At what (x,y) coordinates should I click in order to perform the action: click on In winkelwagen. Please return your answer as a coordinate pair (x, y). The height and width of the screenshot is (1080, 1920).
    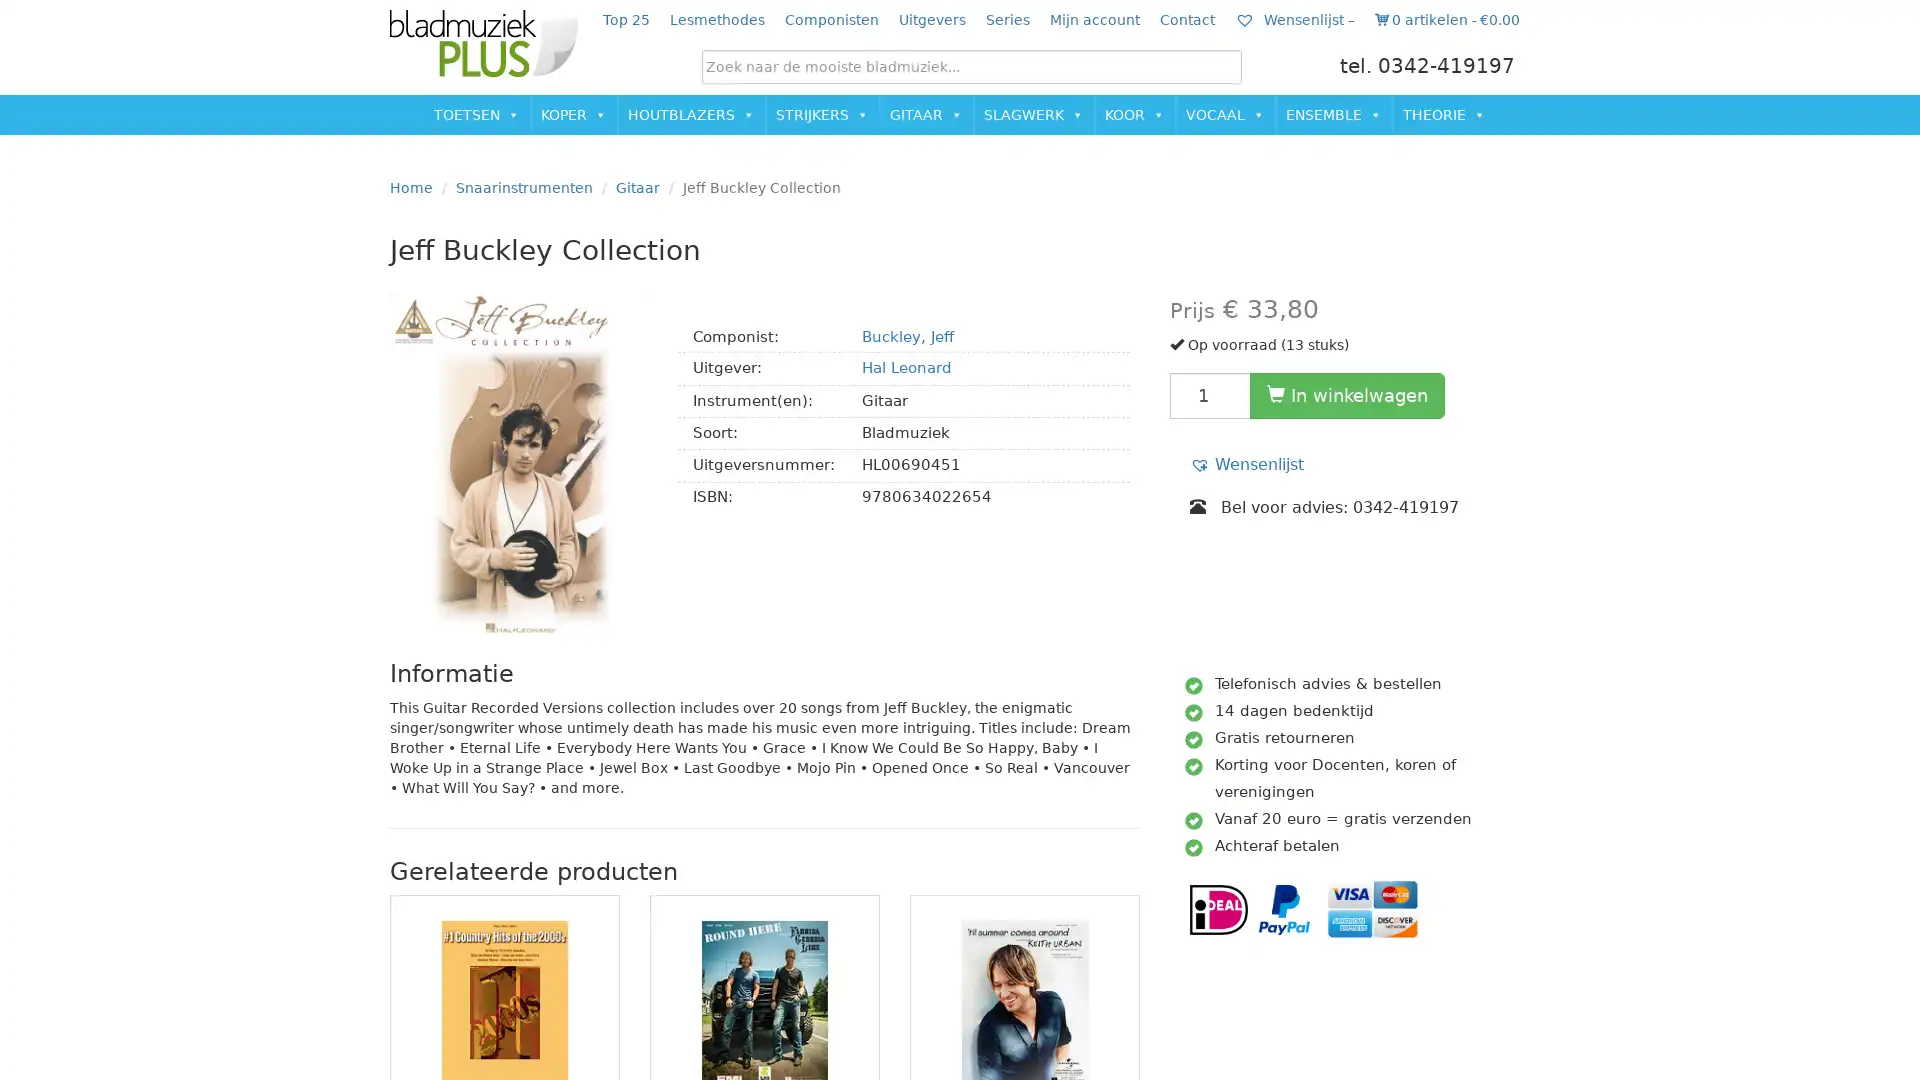
    Looking at the image, I should click on (1347, 394).